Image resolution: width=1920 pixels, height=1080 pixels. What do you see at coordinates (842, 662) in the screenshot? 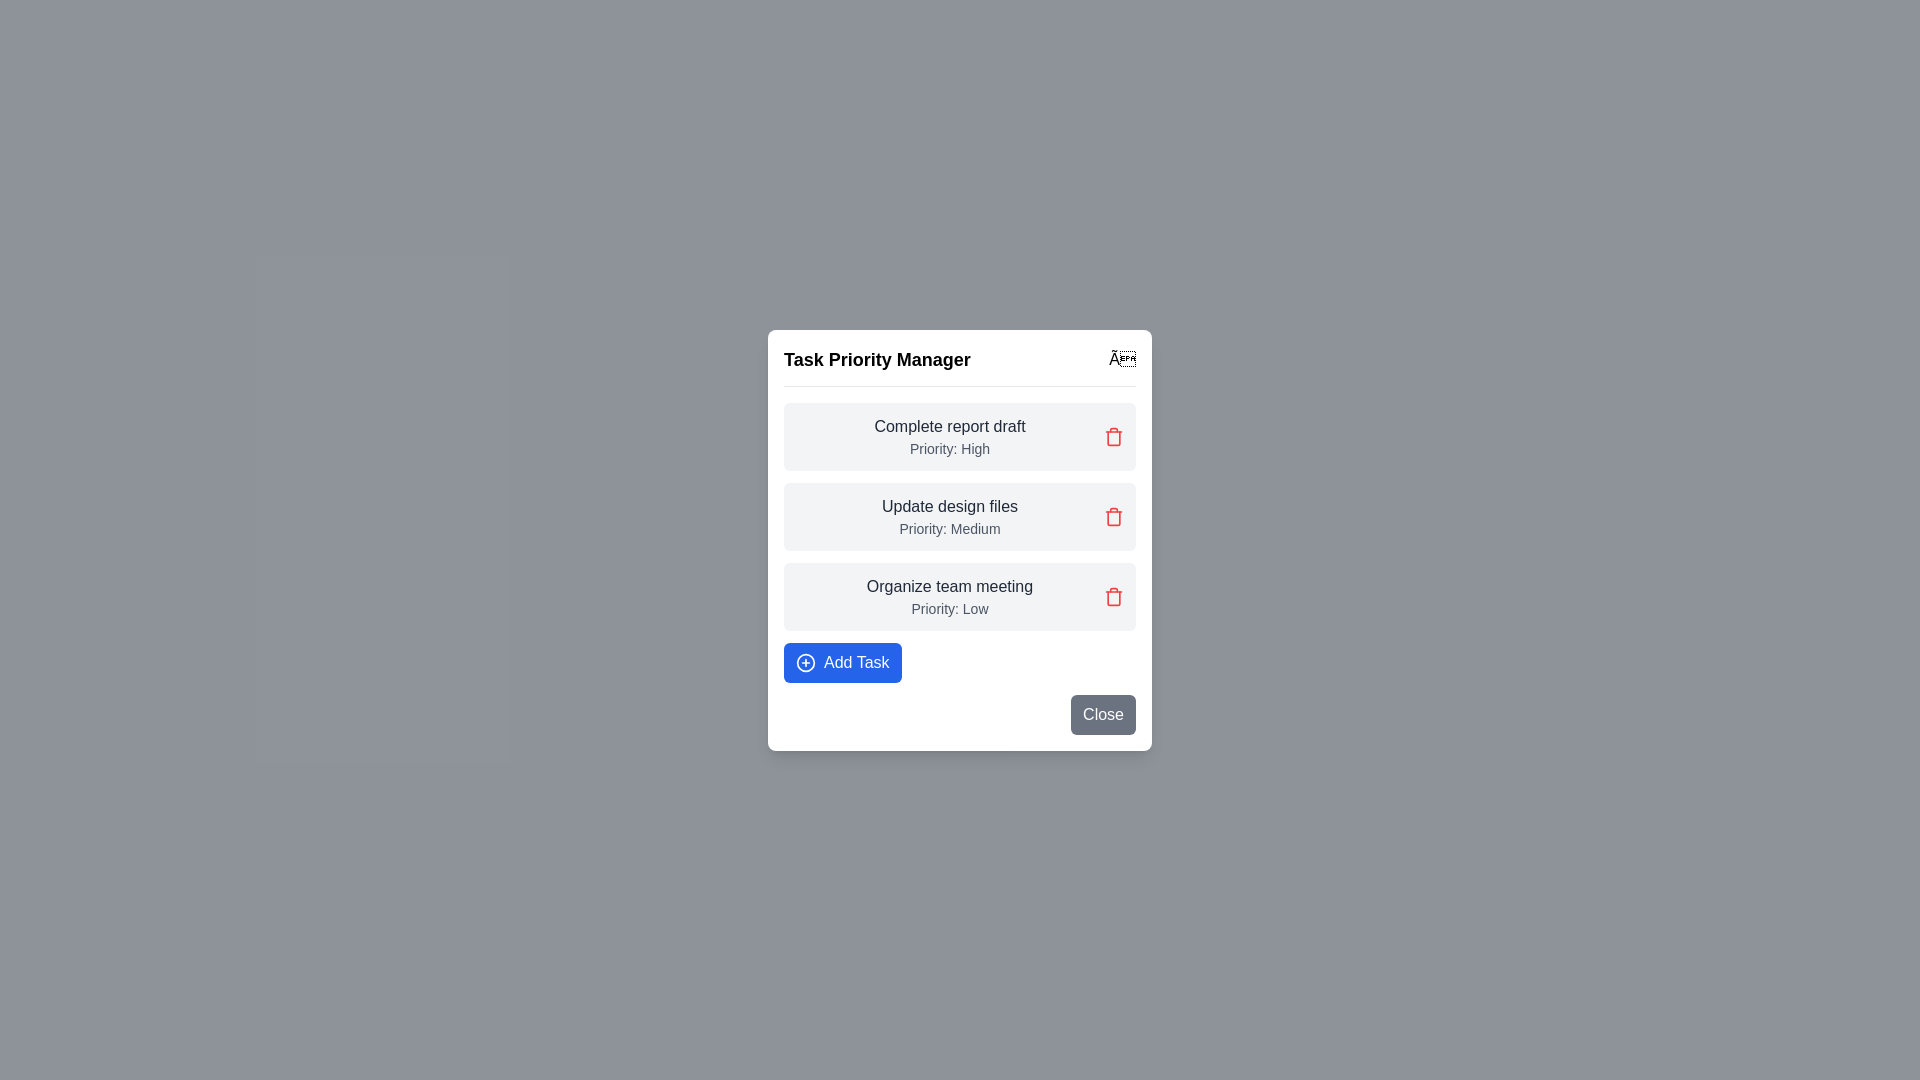
I see `the 'Add Task' button to add a new task` at bounding box center [842, 662].